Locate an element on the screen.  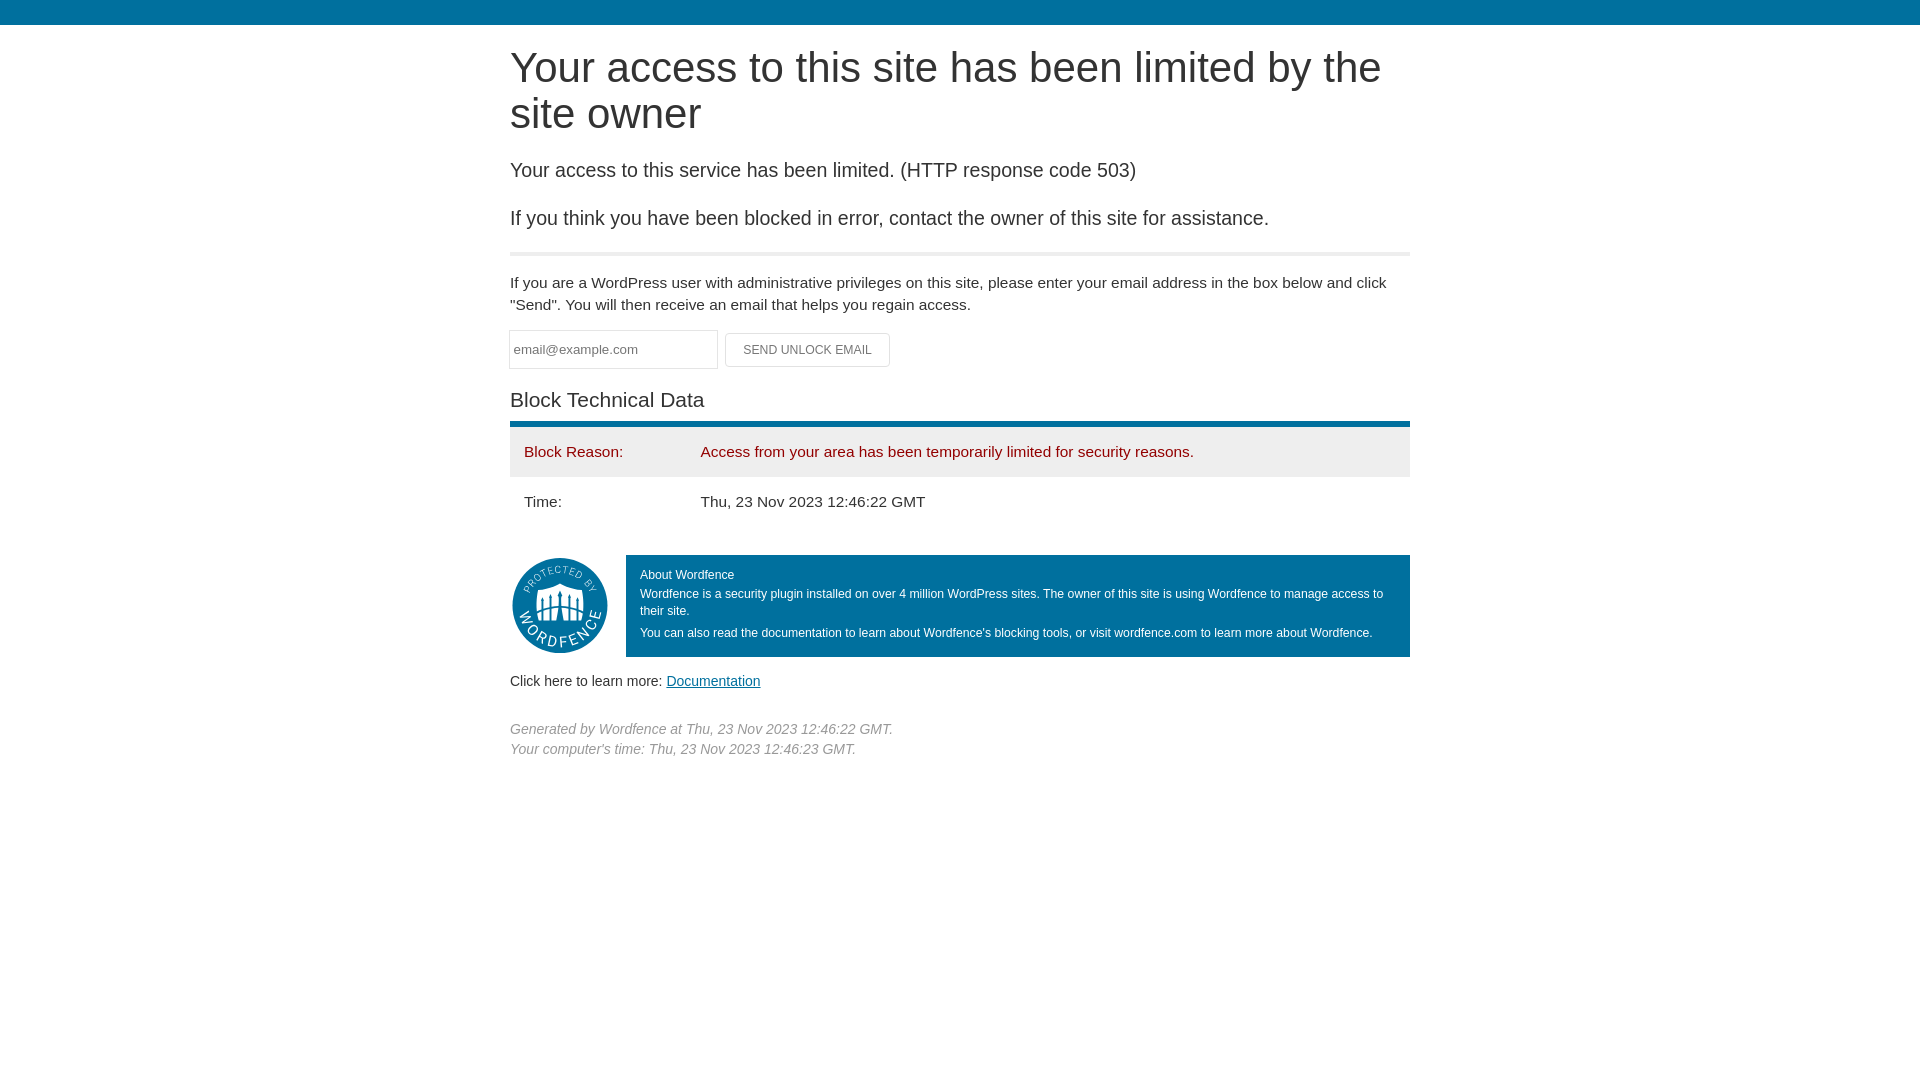
'Documentation' is located at coordinates (713, 680).